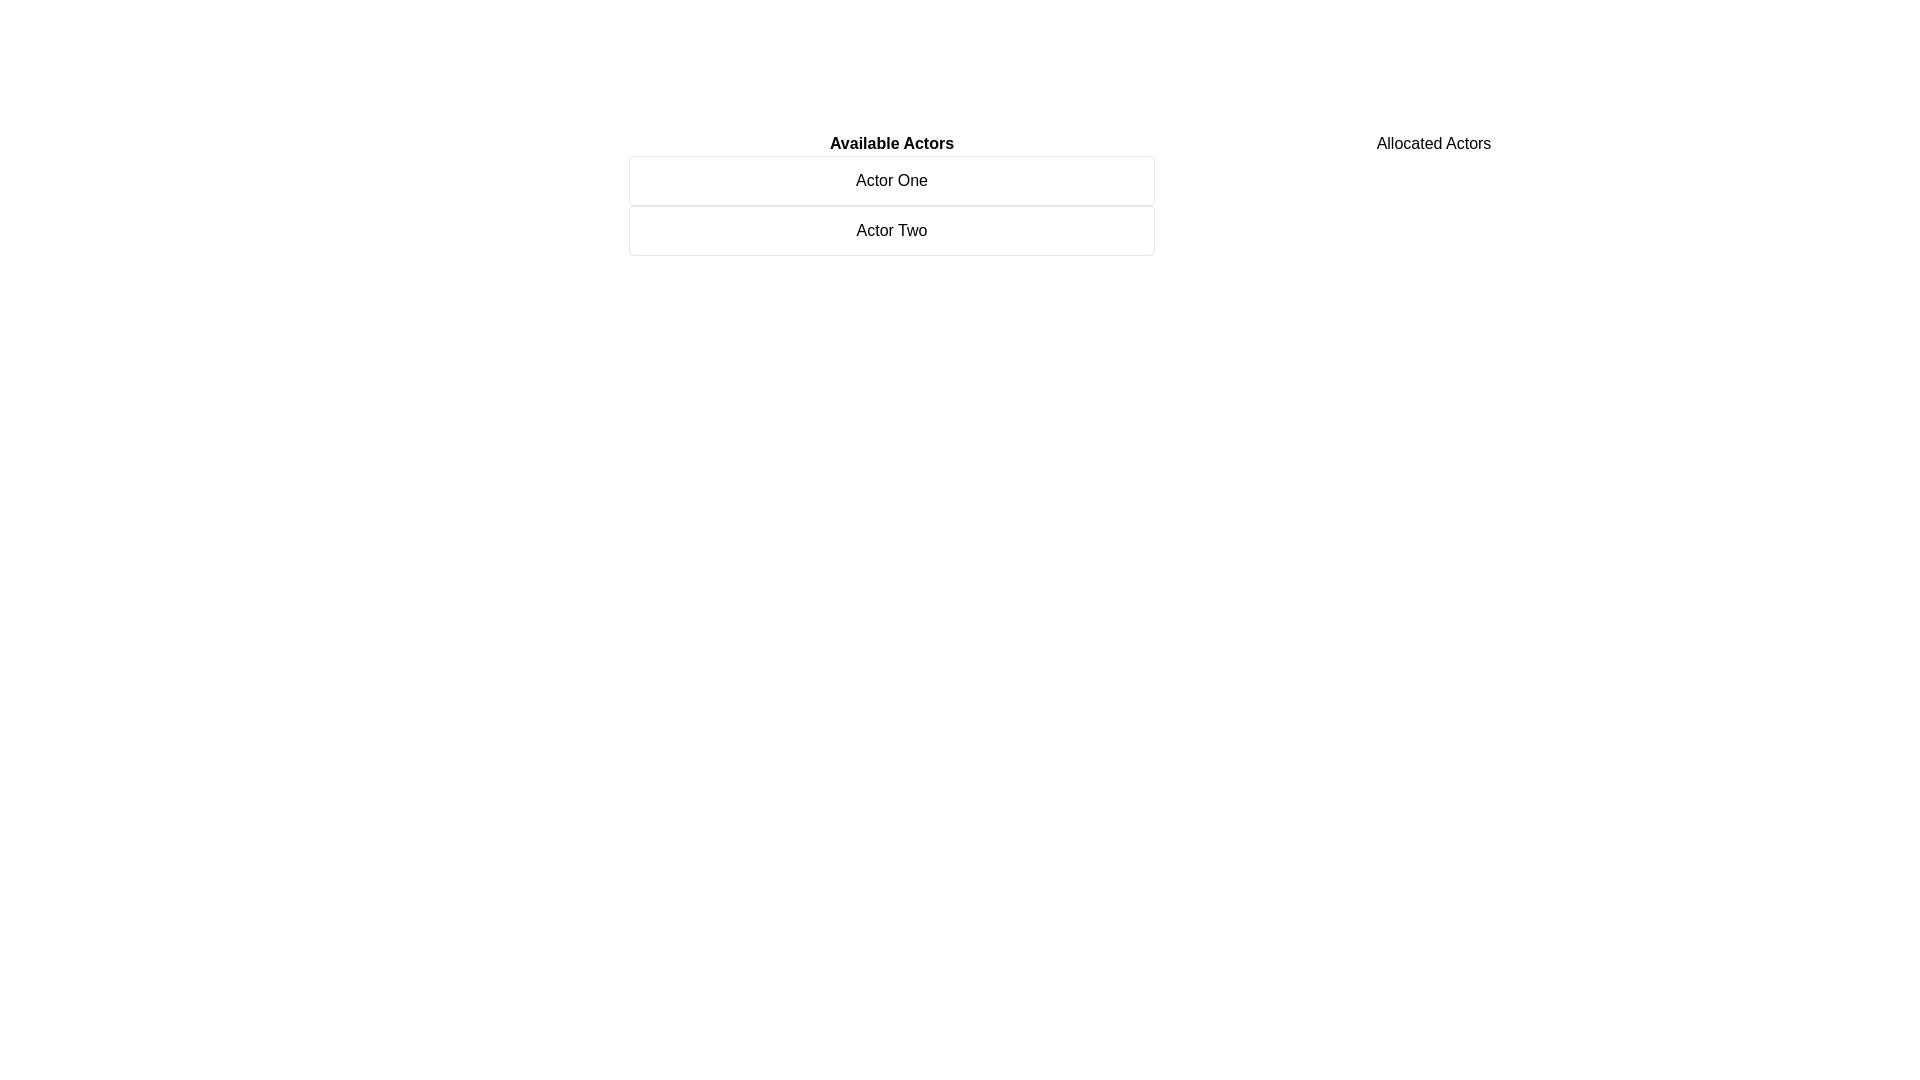 This screenshot has width=1920, height=1080. What do you see at coordinates (1433, 142) in the screenshot?
I see `the 'Allocated Actors' section by clicking on its header` at bounding box center [1433, 142].